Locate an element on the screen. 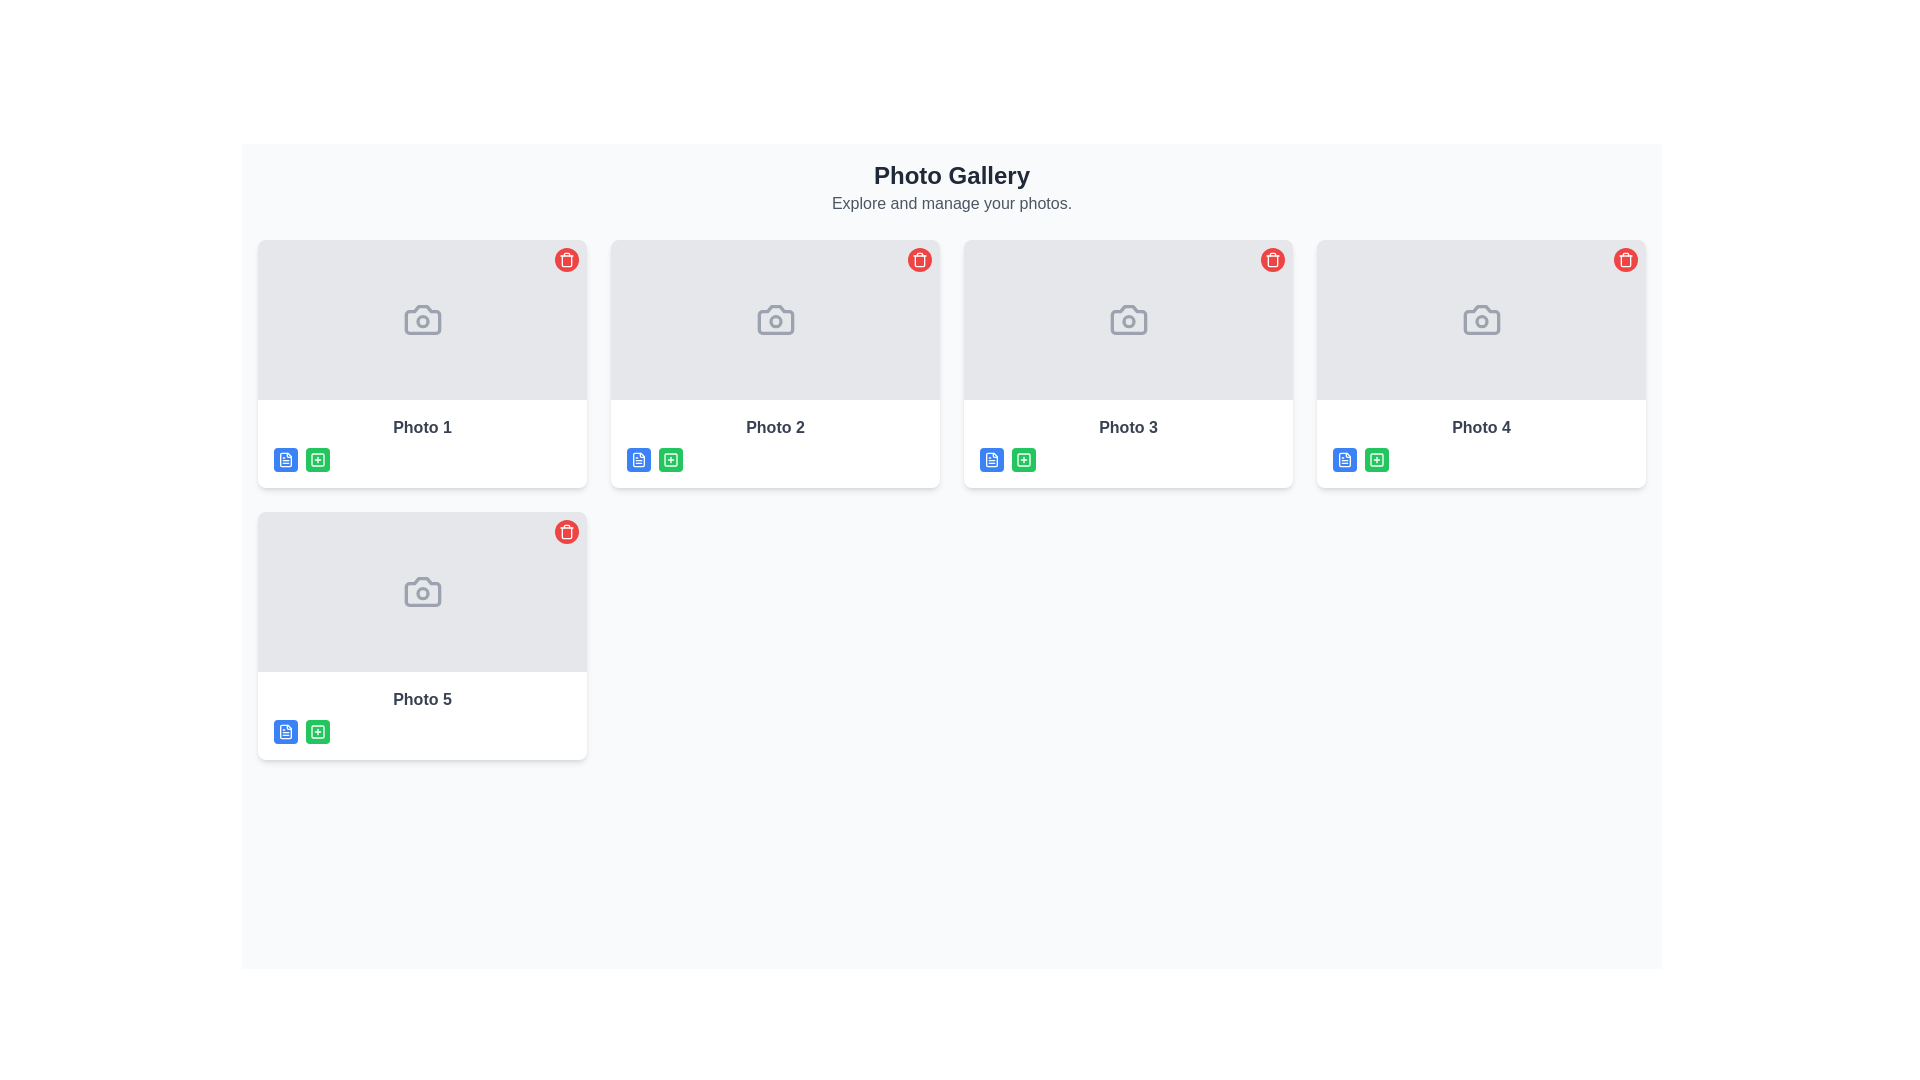 The height and width of the screenshot is (1080, 1920). the grey camera icon located in the bottom-left corner of the 'Photo 5' thumbnail box is located at coordinates (421, 590).